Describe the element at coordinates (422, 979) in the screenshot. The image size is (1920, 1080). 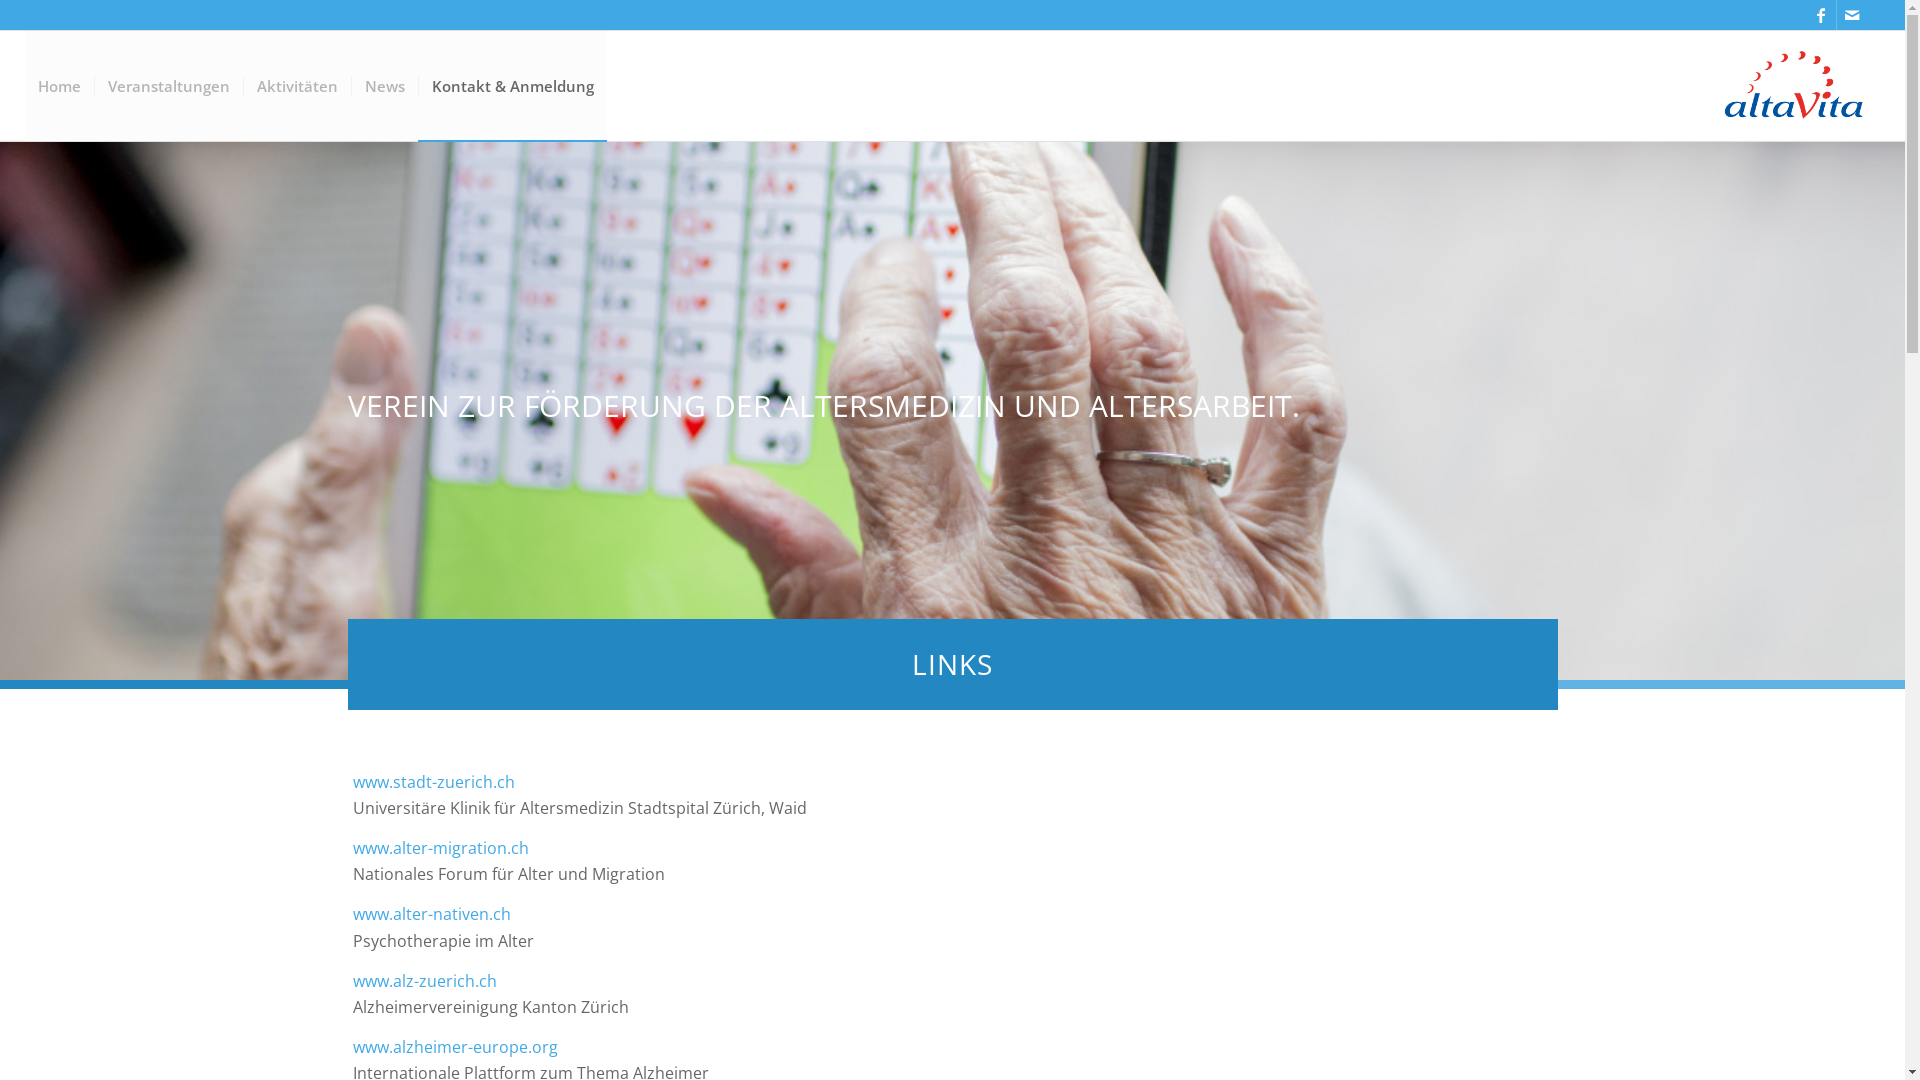
I see `'www.alz-zuerich.ch'` at that location.